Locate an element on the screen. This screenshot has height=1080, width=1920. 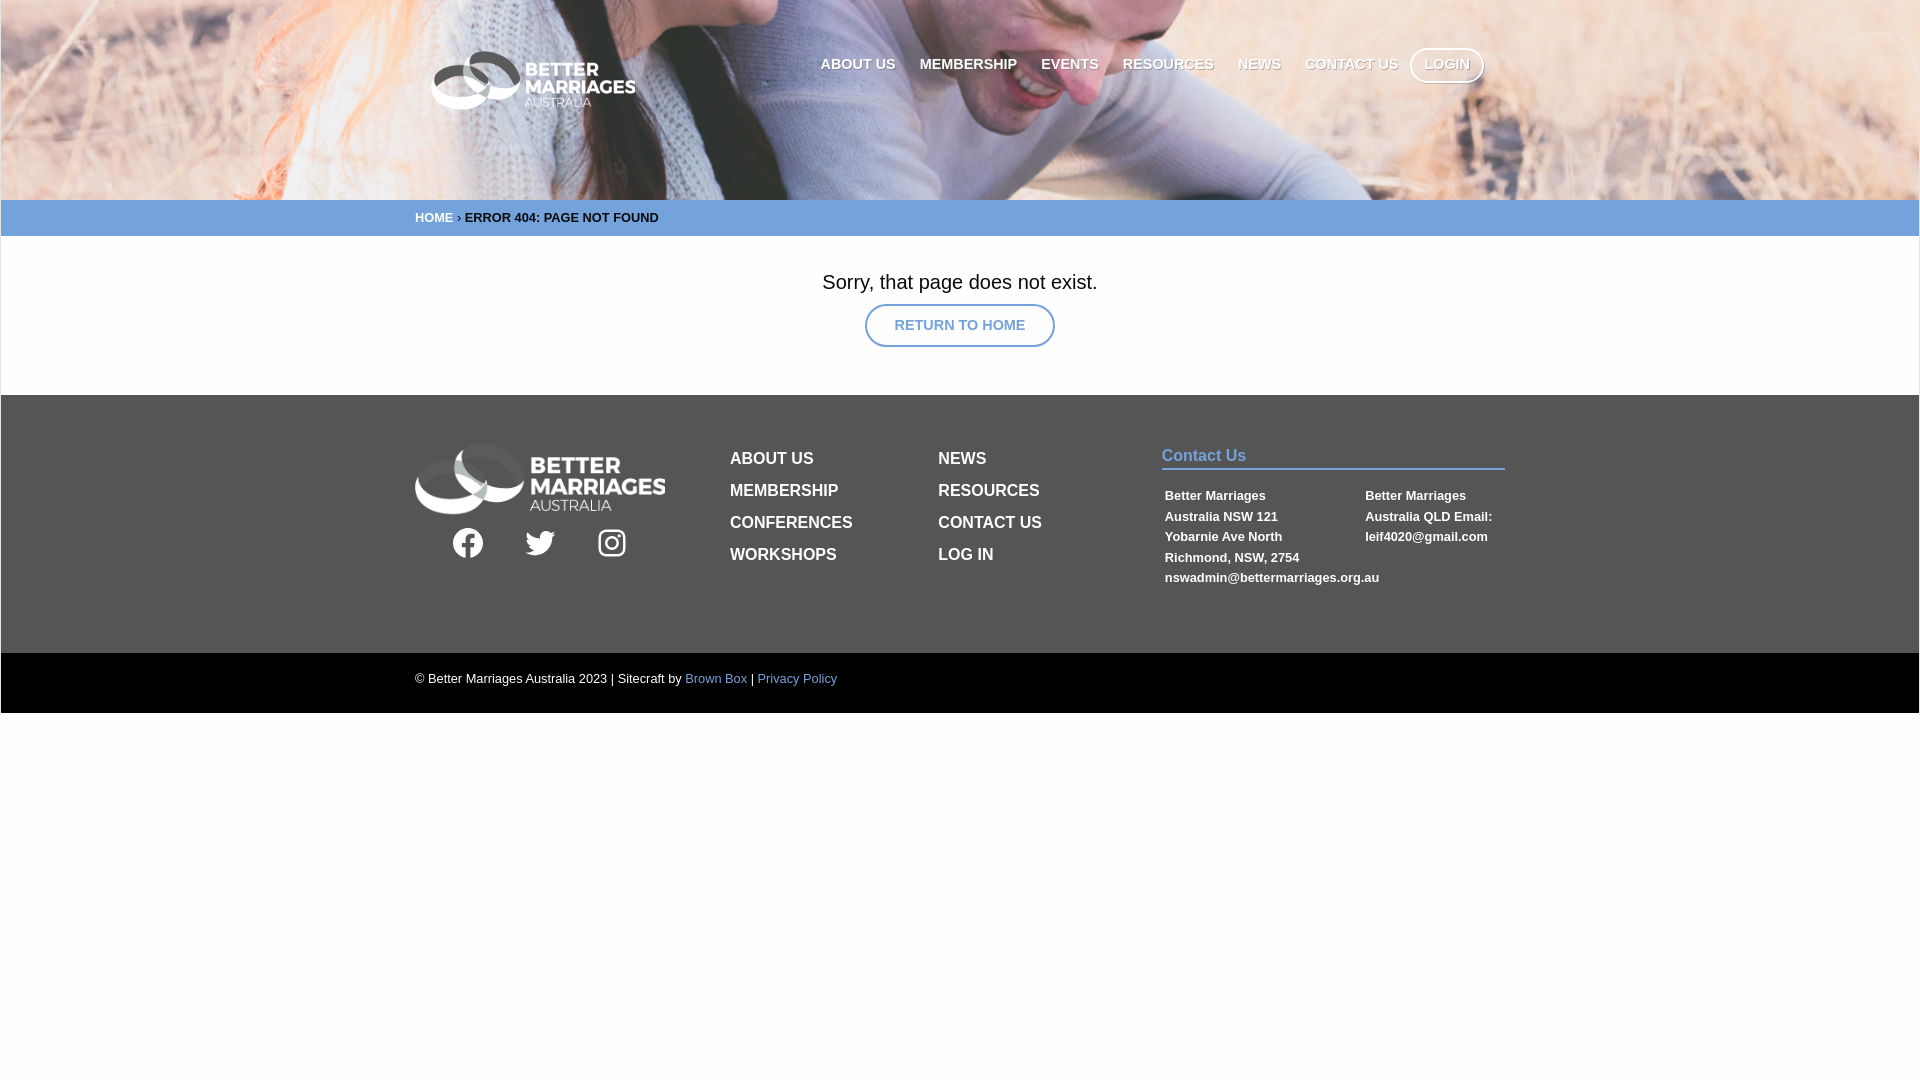
'RETURN TO HOME' is located at coordinates (960, 323).